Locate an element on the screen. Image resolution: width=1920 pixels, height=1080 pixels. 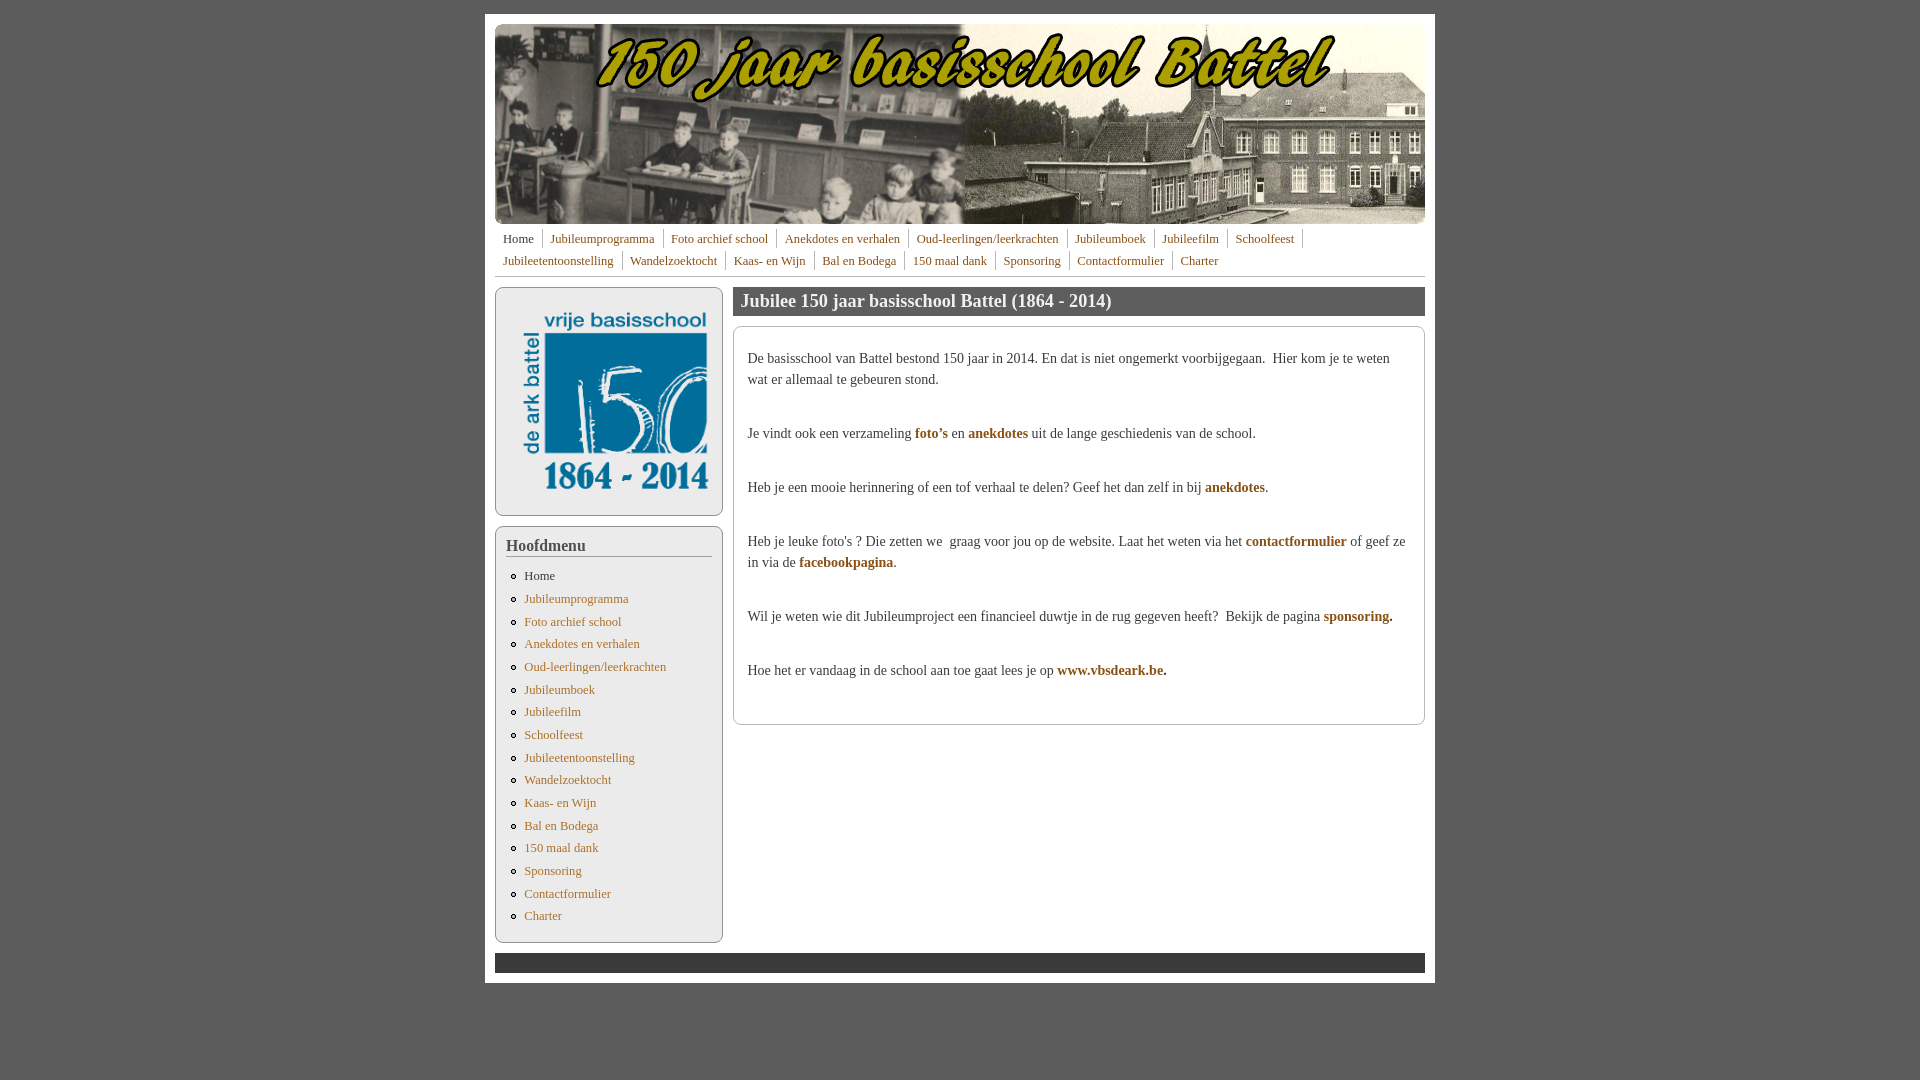
'contactformulier' is located at coordinates (1296, 541).